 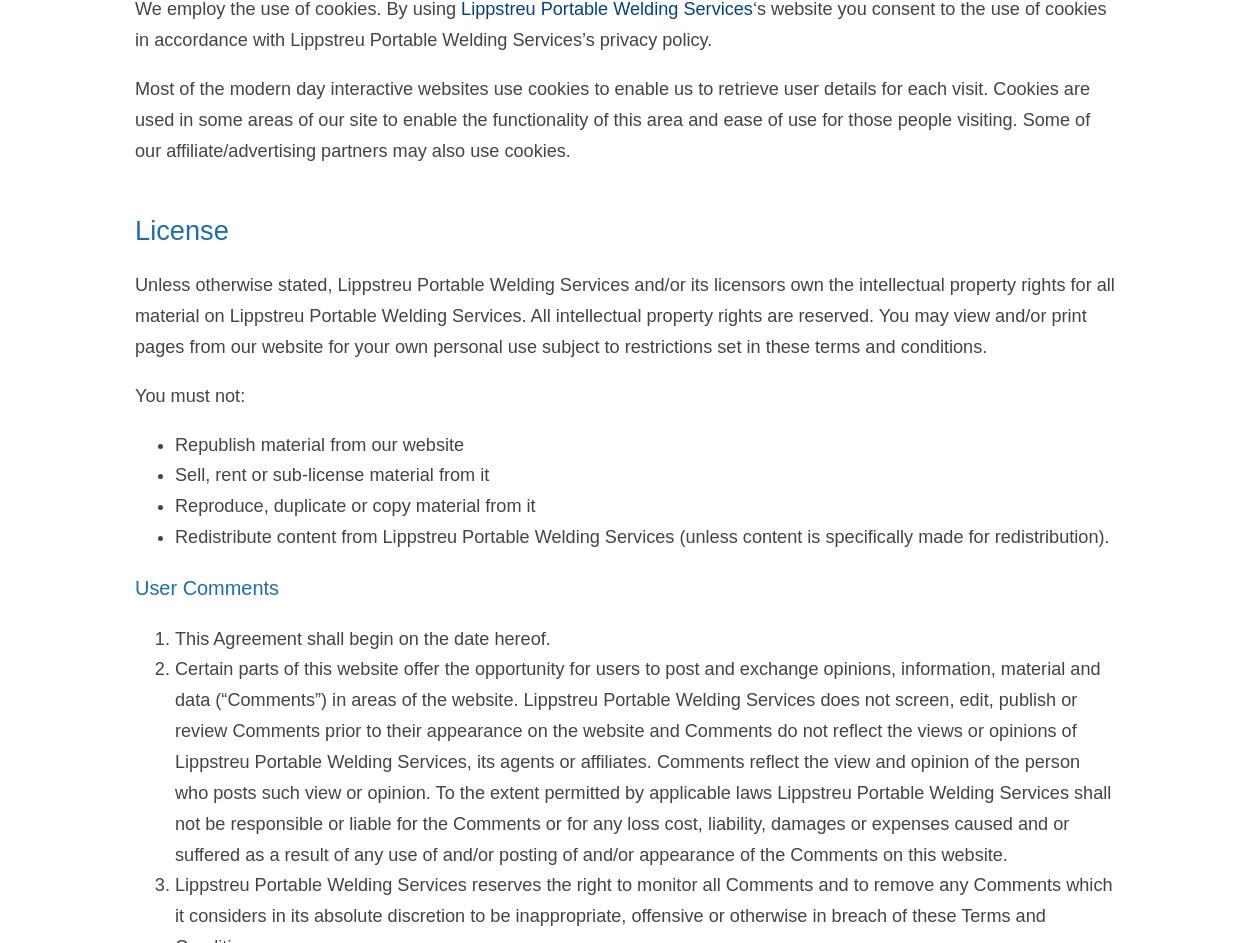 I want to click on 'Certain parts of this website offer the opportunity for users to post and exchange opinions, information, material and data (“Comments”) in areas of the website. Lippstreu Portable Welding Services does not screen, edit, publish or review Comments prior to their appearance on the website and Comments do not reflect the views or opinions of Lippstreu Portable Welding Services, its agents or affiliates. Comments reflect the view and opinion of the person who posts such view or opinion. To the extent permitted by applicable laws Lippstreu Portable Welding Services shall not be responsible or liable for the Comments or for any loss cost, liability, damages or expenses caused and or suffered as a result of any use of and/or posting of and/or appearance of the Comments on this website.', so click(x=643, y=761).